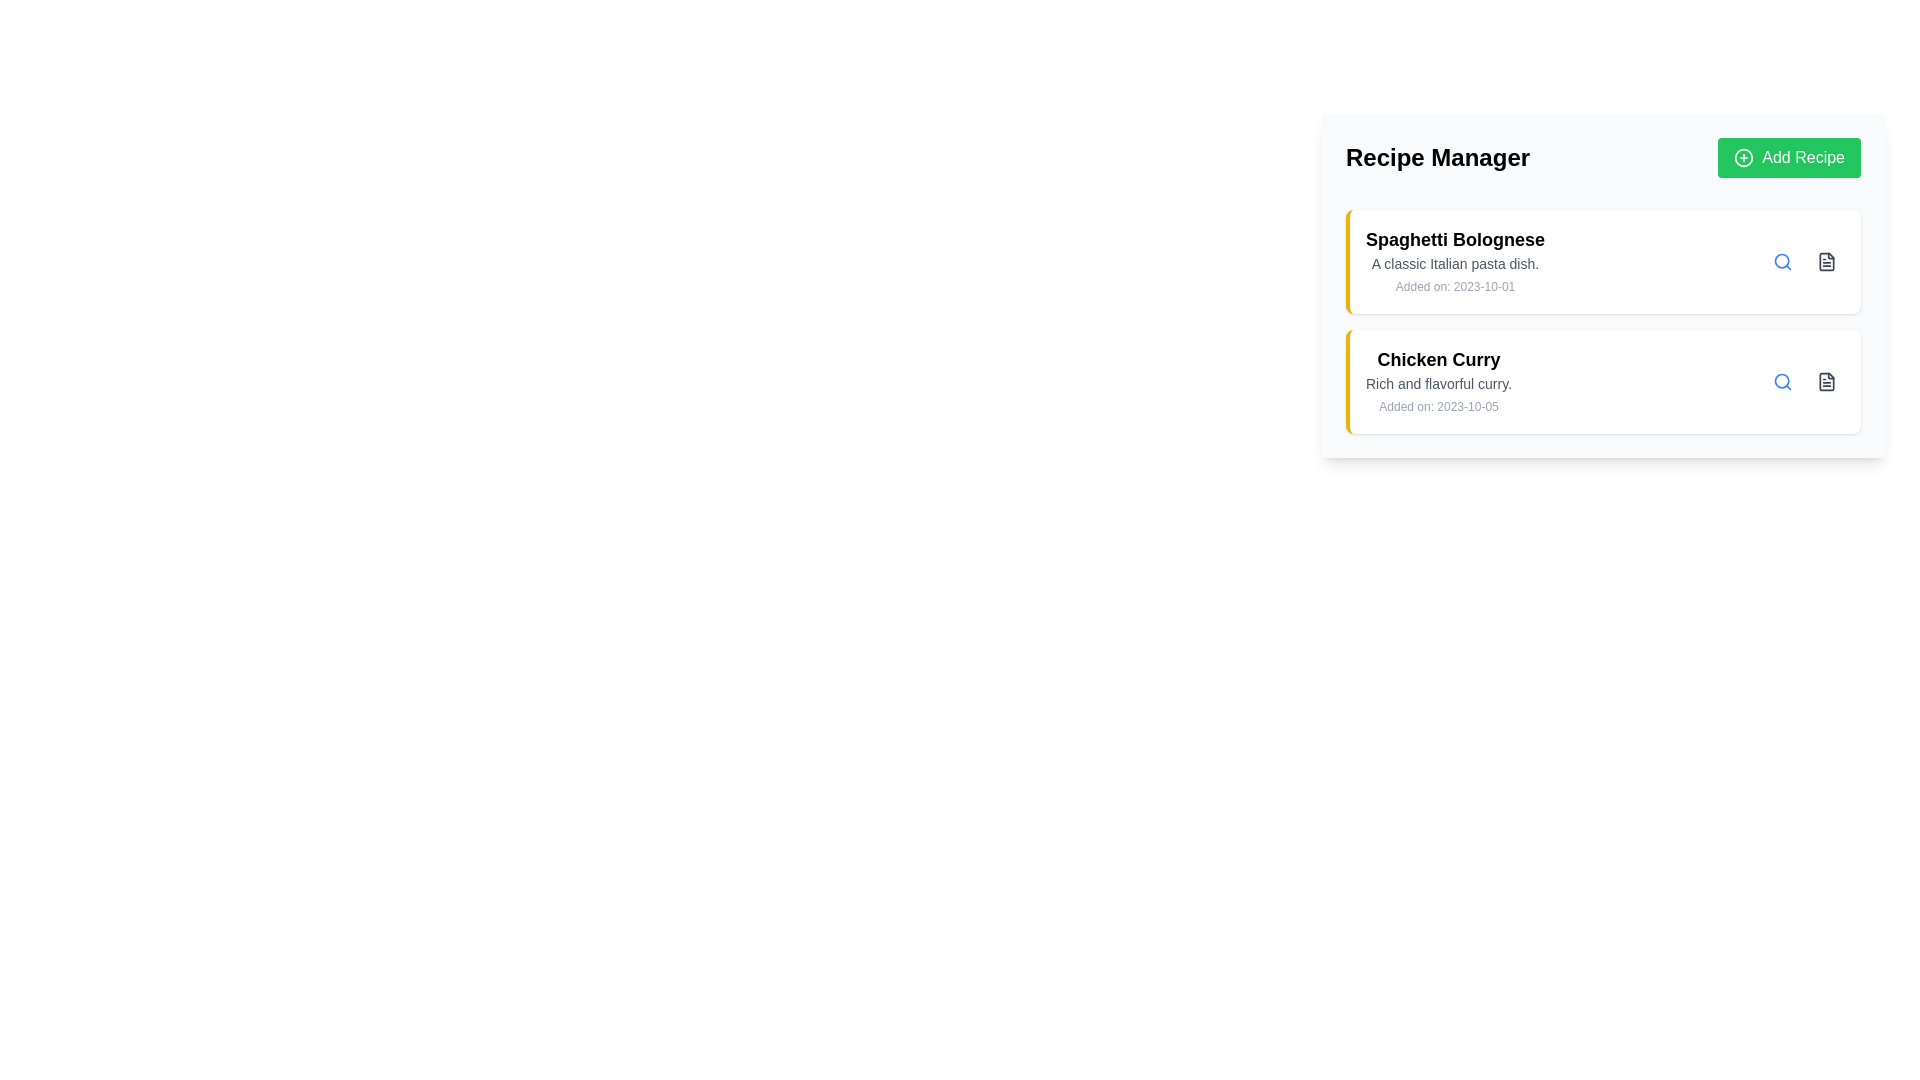 This screenshot has height=1080, width=1920. What do you see at coordinates (1743, 157) in the screenshot?
I see `the circular icon with a plus symbol, which is part of the green 'Add Recipe' button in the top-right corner of the 'Recipe Manager' section` at bounding box center [1743, 157].